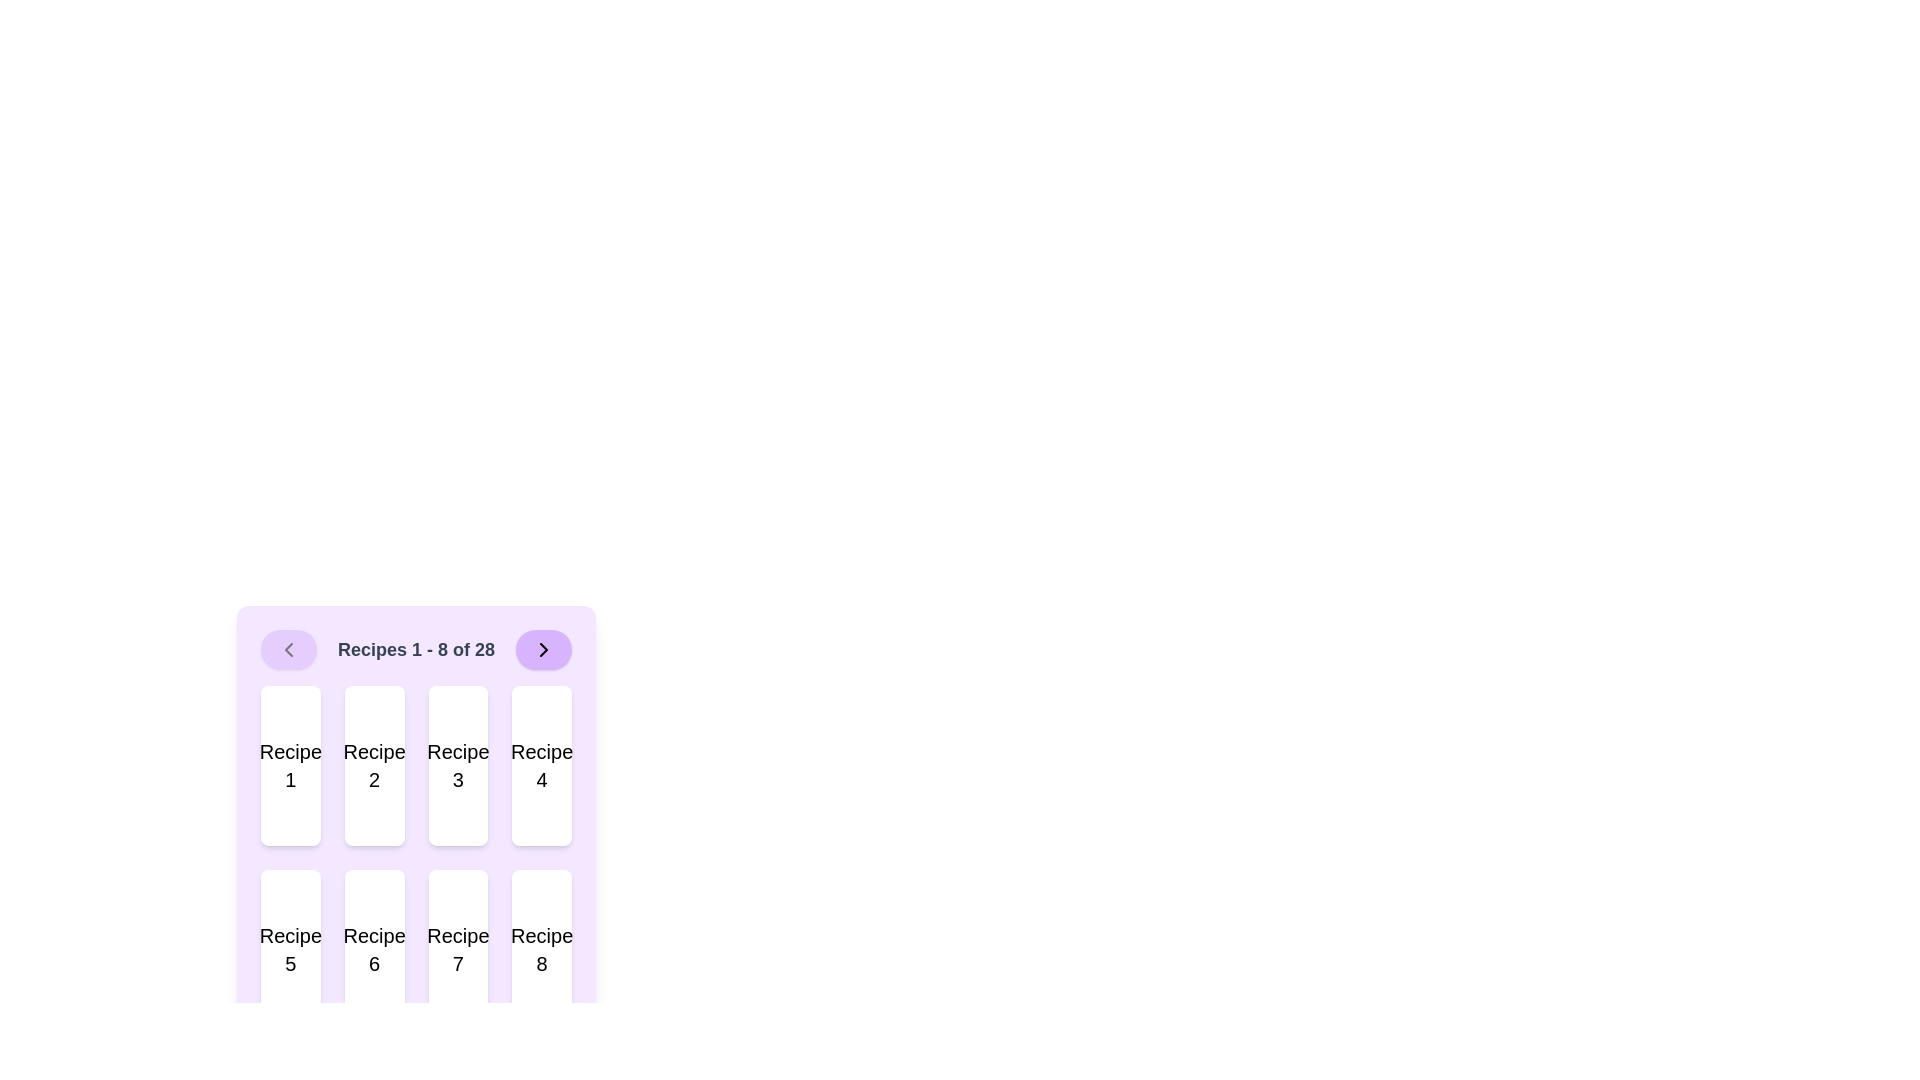  Describe the element at coordinates (415, 650) in the screenshot. I see `text label displaying 'Recipes 1 - 8 of 28' located in the center of the navigation bar, flanked by circular navigation buttons` at that location.